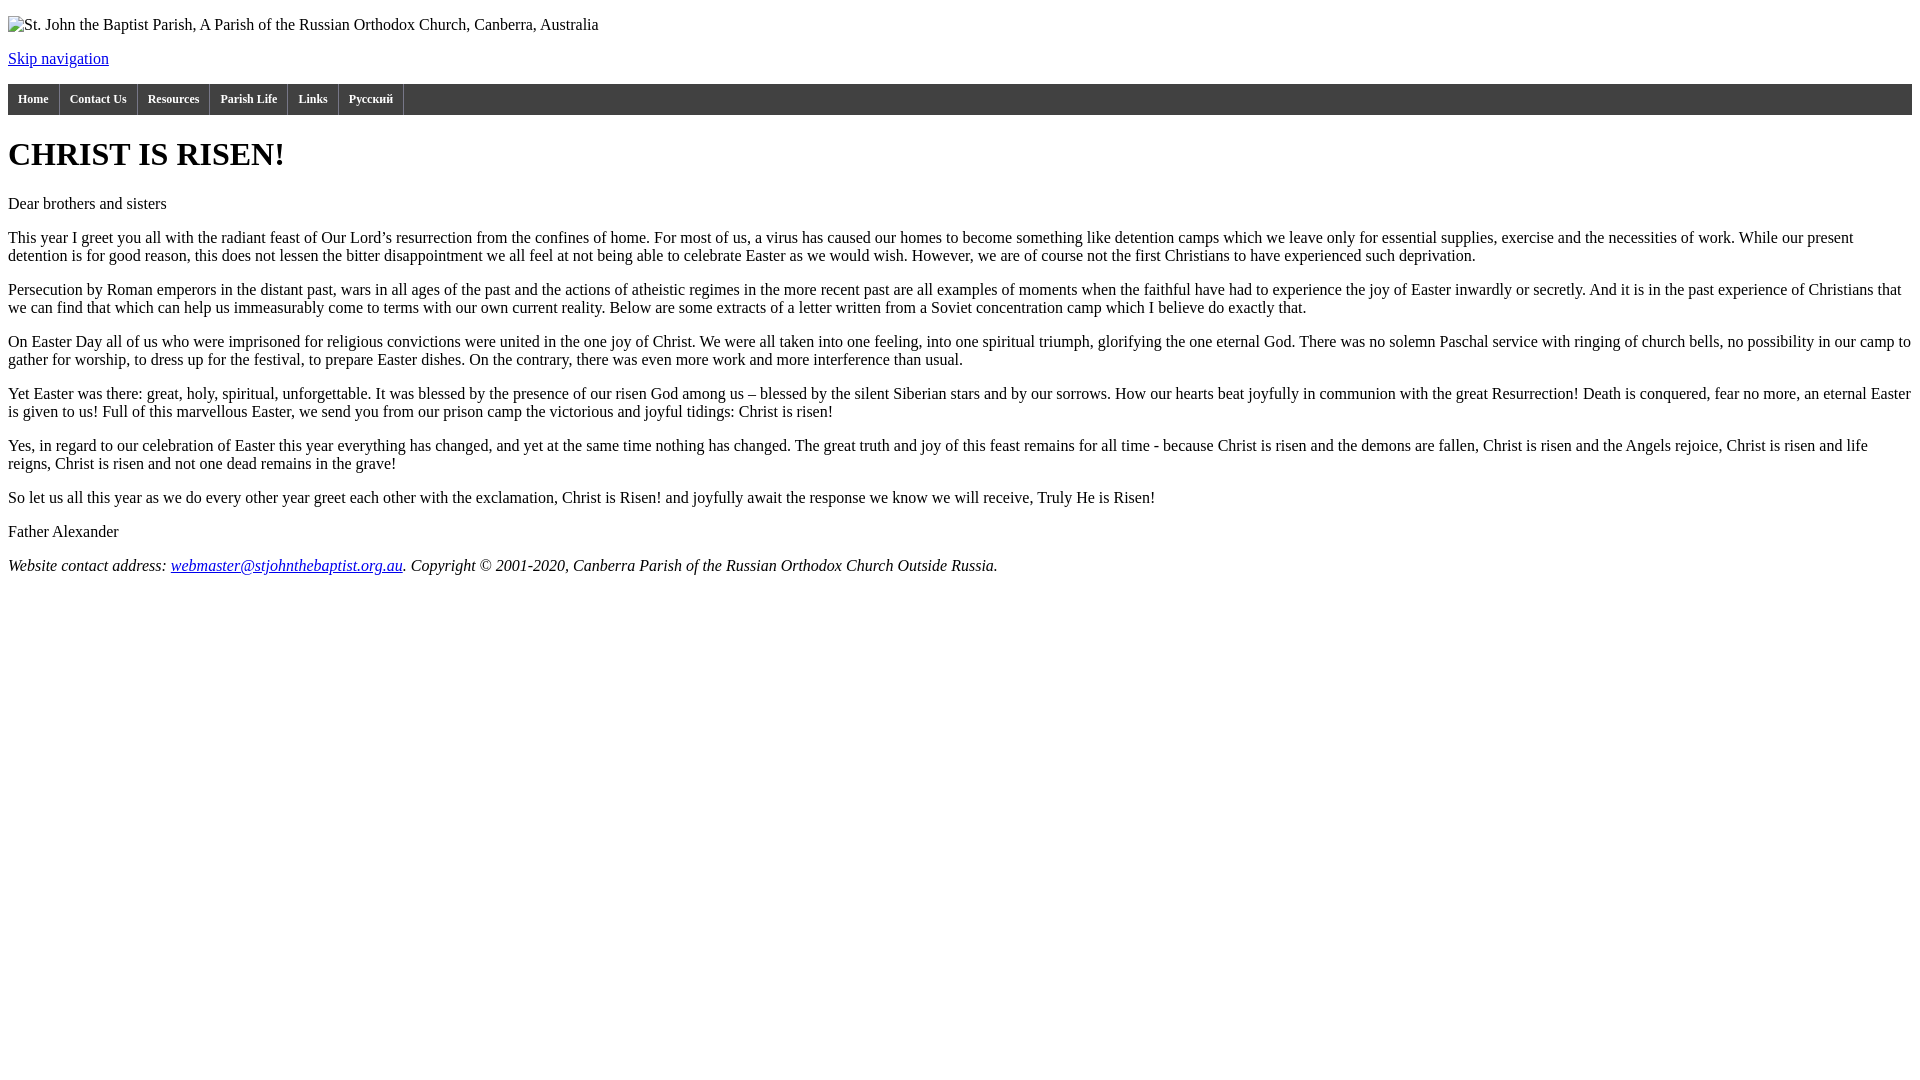 The image size is (1920, 1080). Describe the element at coordinates (174, 99) in the screenshot. I see `'Resources'` at that location.